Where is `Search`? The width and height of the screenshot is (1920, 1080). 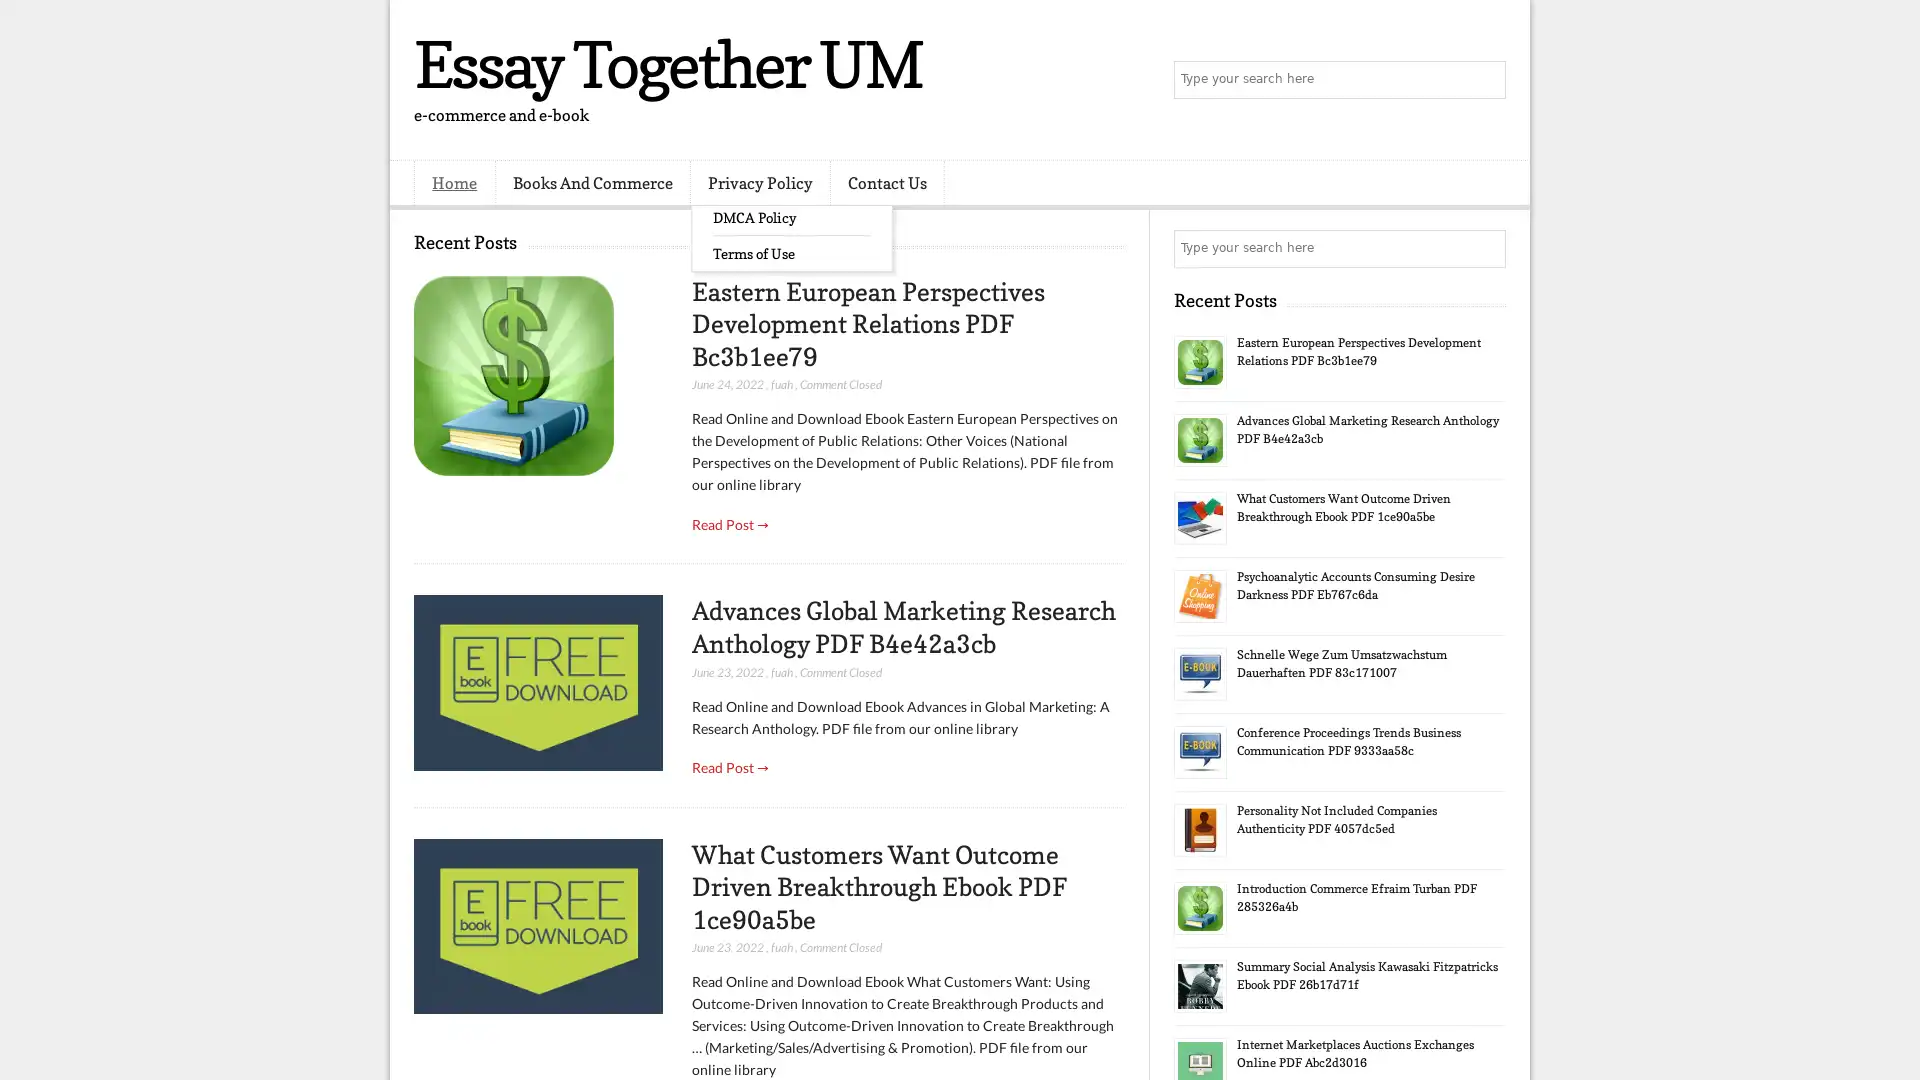 Search is located at coordinates (1485, 80).